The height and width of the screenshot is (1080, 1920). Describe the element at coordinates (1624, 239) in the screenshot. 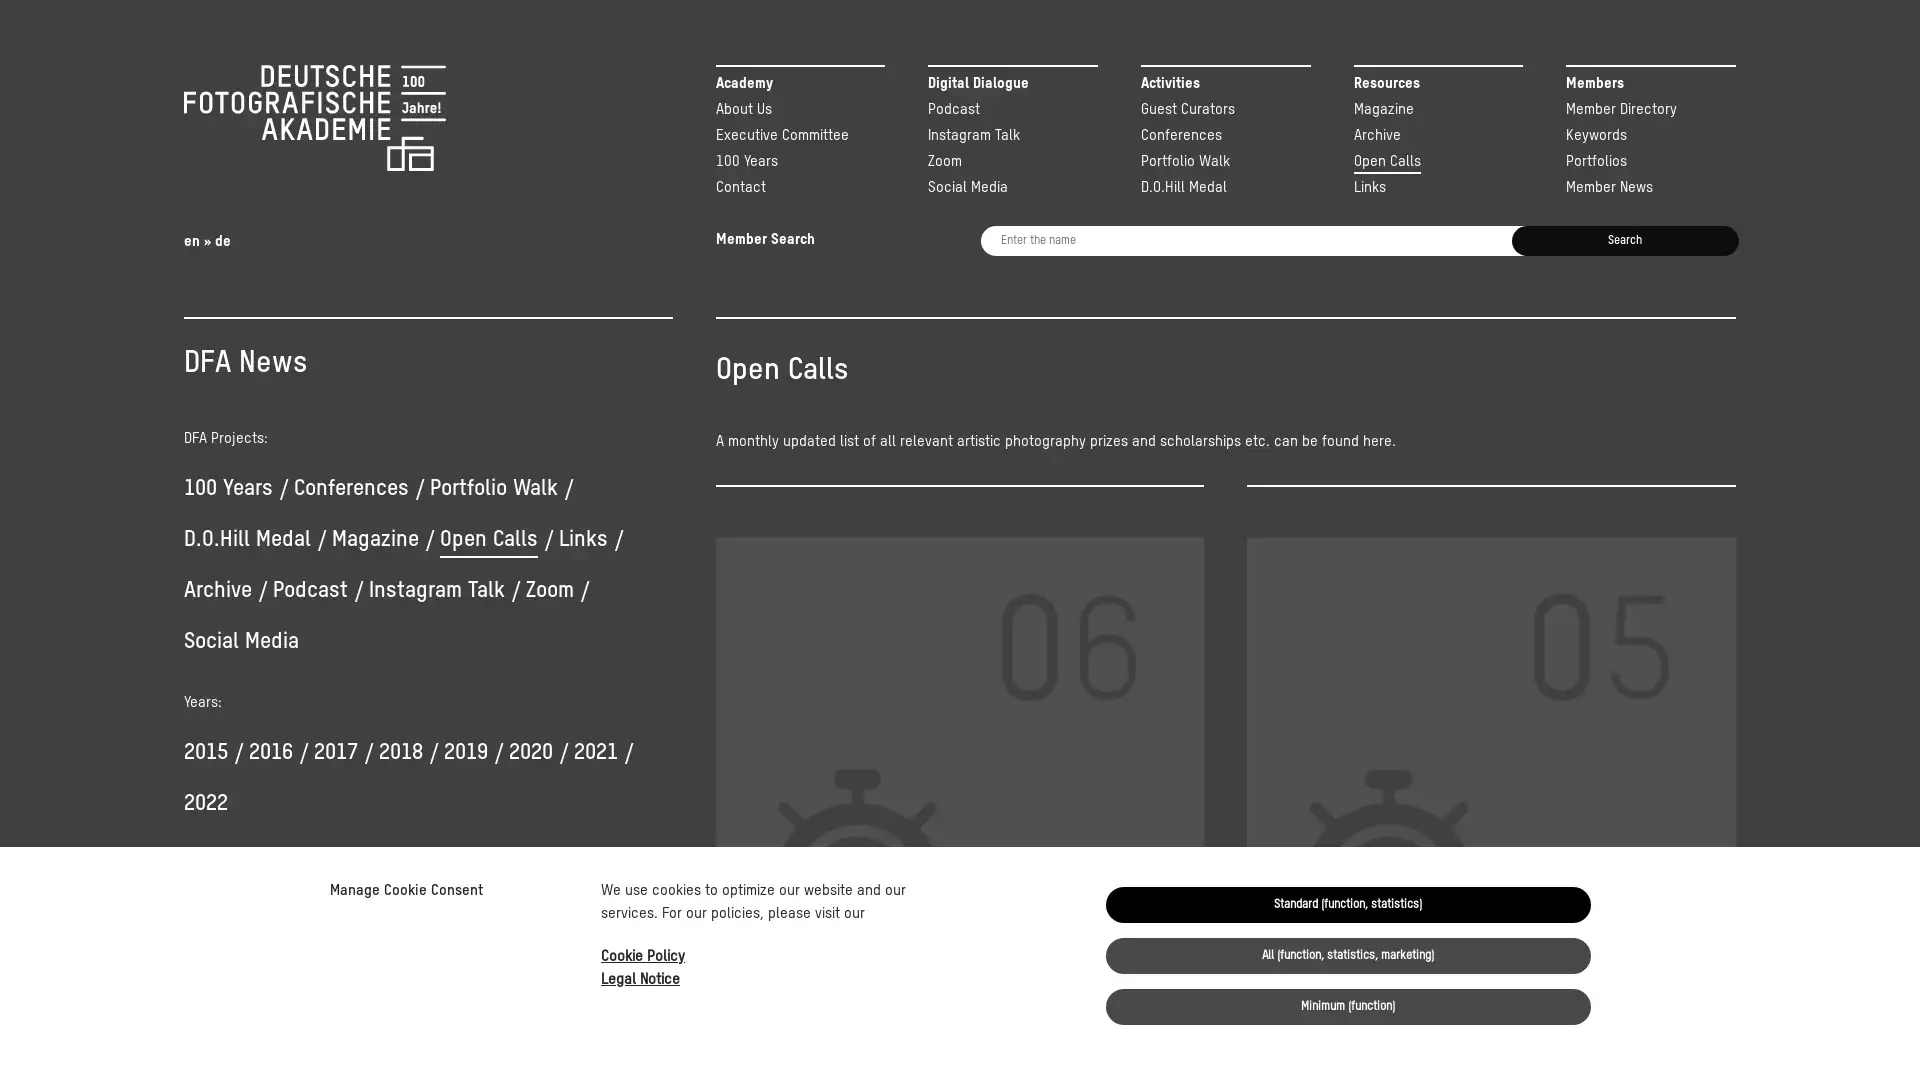

I see `Search` at that location.